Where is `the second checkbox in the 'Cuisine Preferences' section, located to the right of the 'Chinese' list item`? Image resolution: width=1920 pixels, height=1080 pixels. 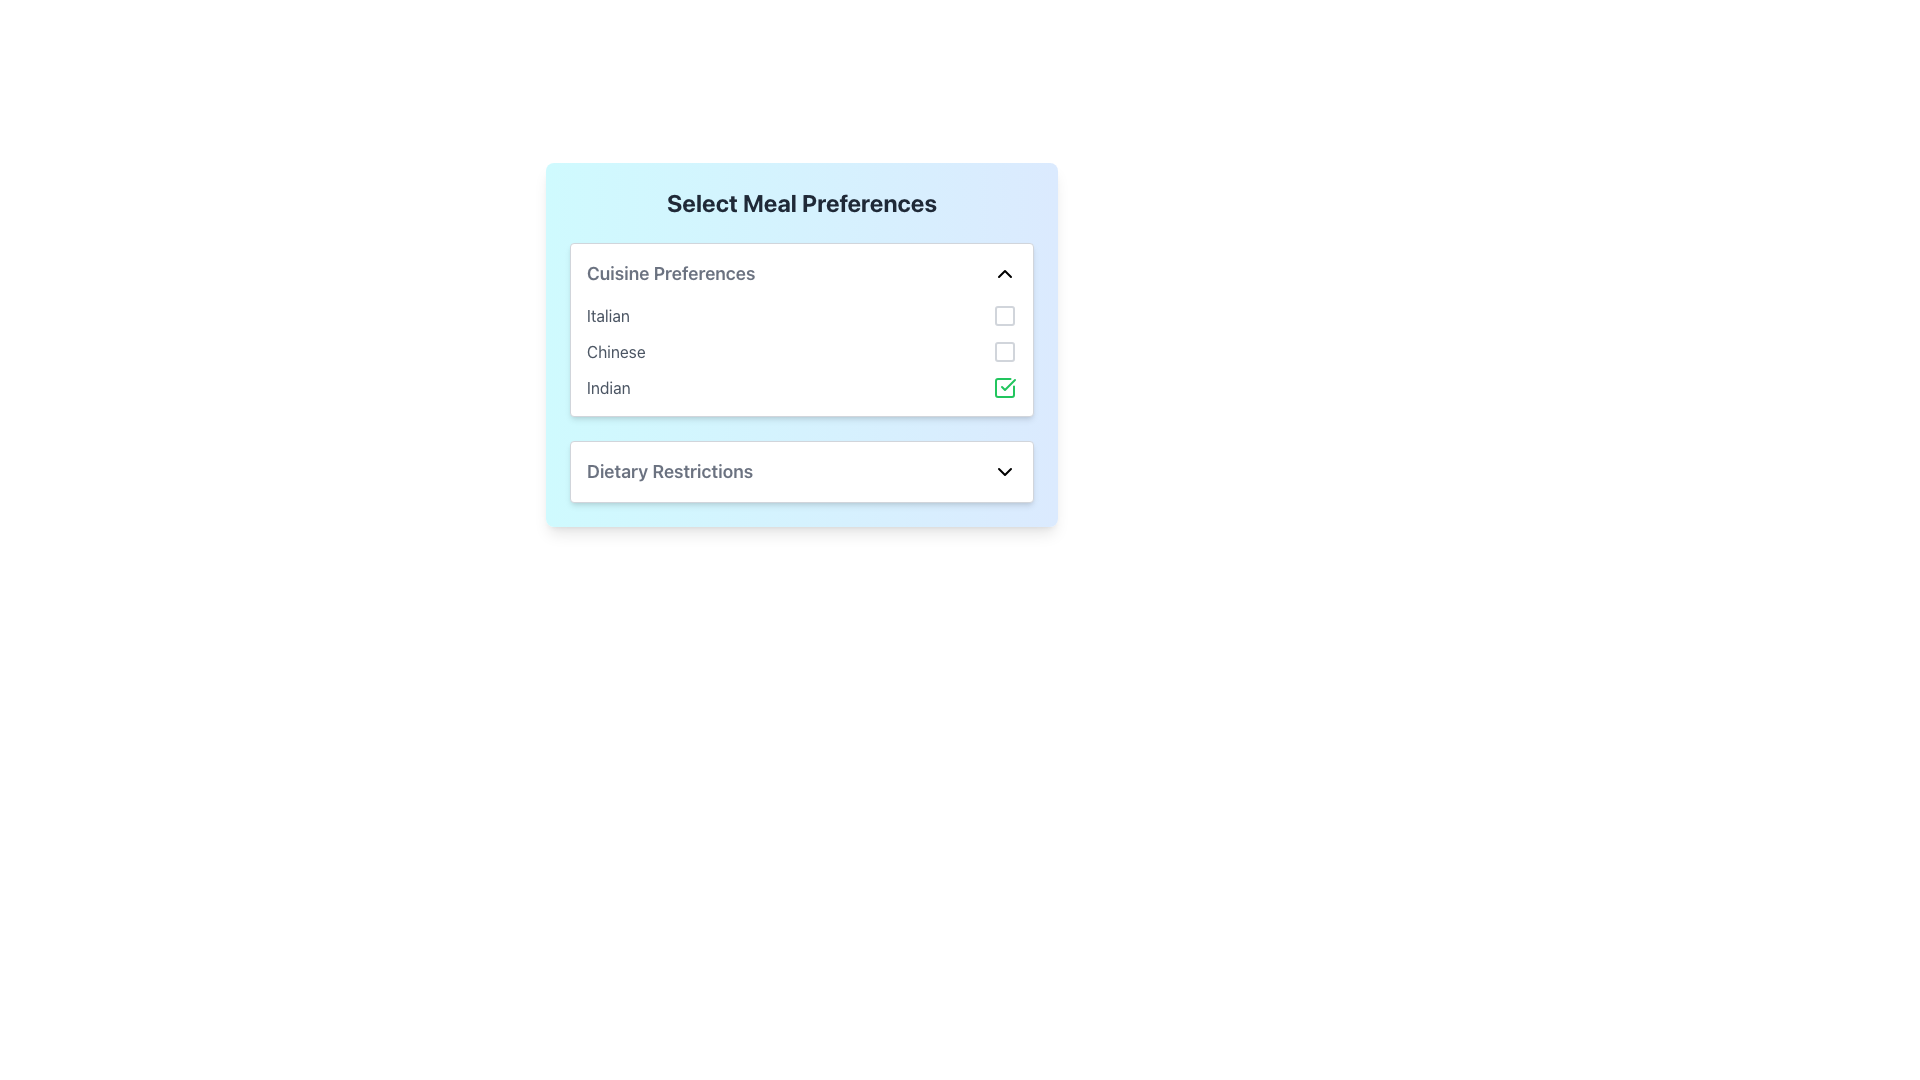
the second checkbox in the 'Cuisine Preferences' section, located to the right of the 'Chinese' list item is located at coordinates (1004, 350).